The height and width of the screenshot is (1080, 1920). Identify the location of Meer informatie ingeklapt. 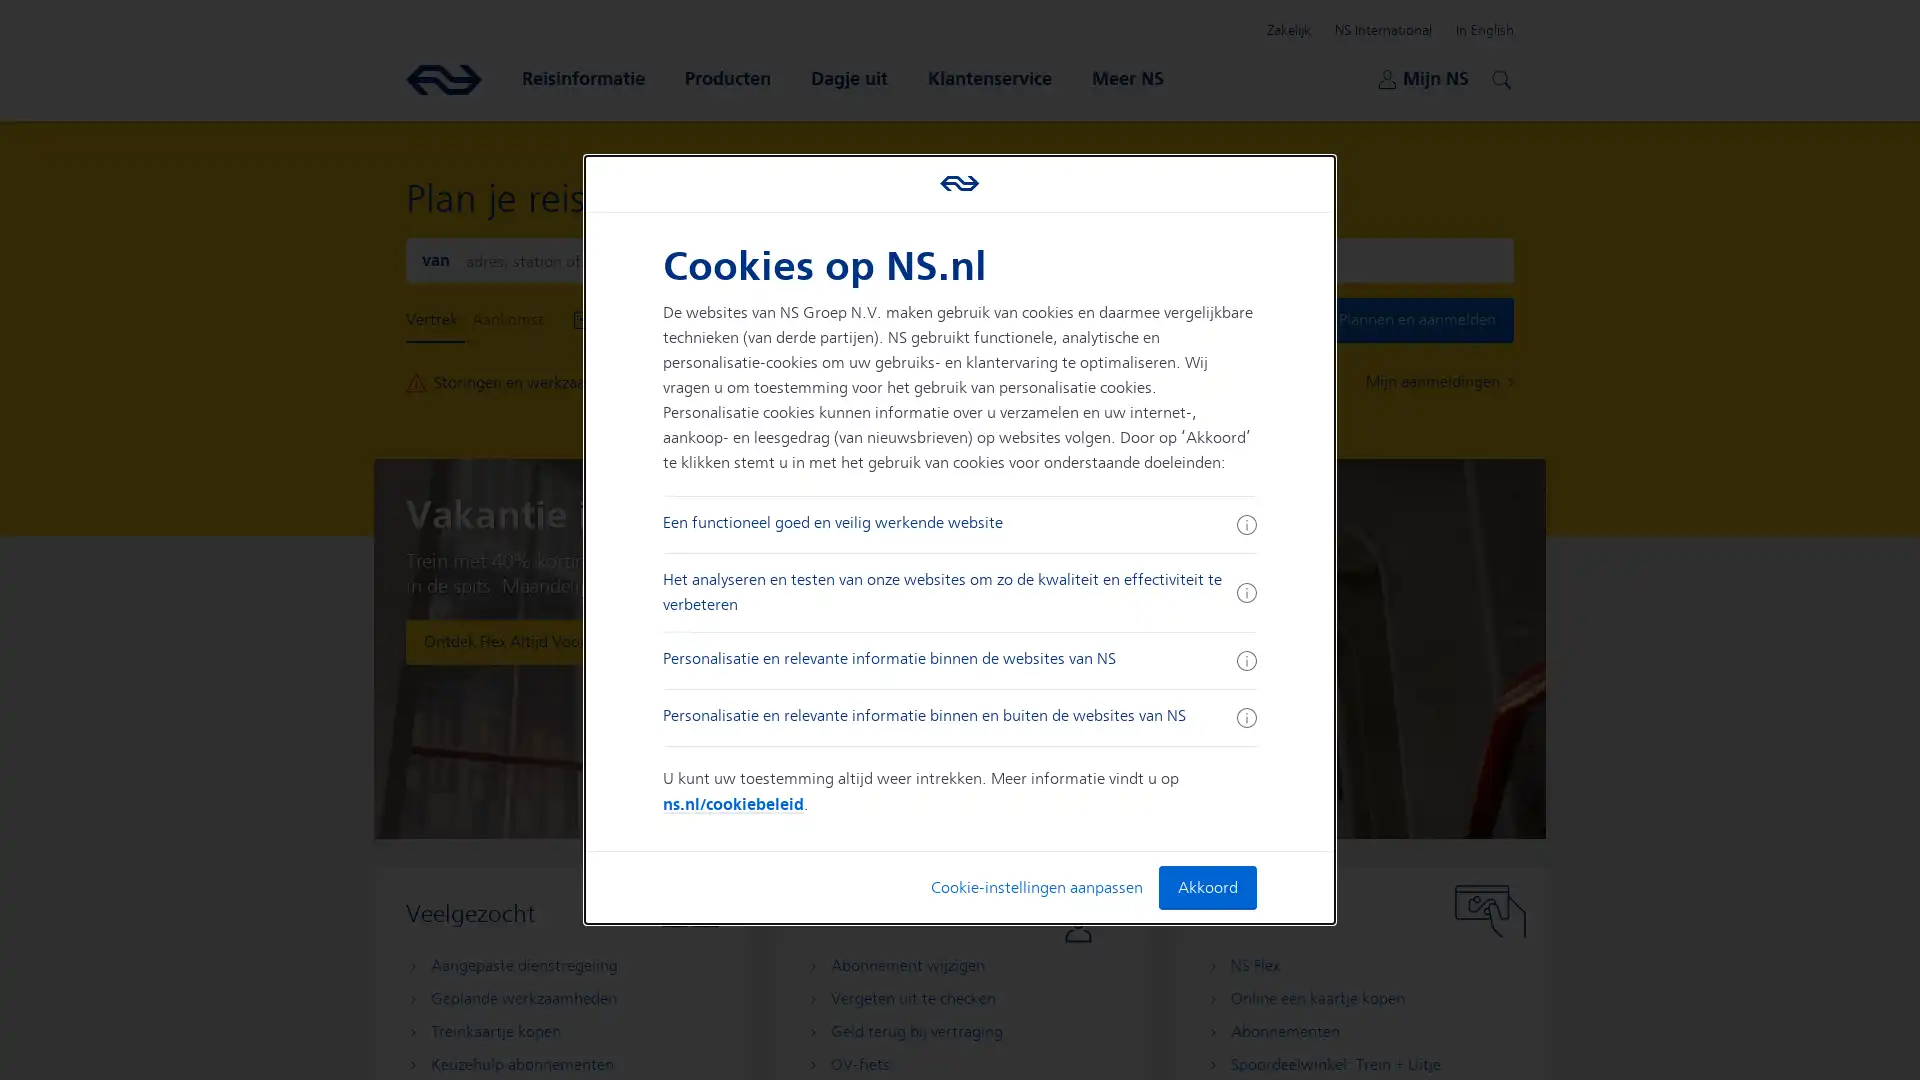
(1245, 716).